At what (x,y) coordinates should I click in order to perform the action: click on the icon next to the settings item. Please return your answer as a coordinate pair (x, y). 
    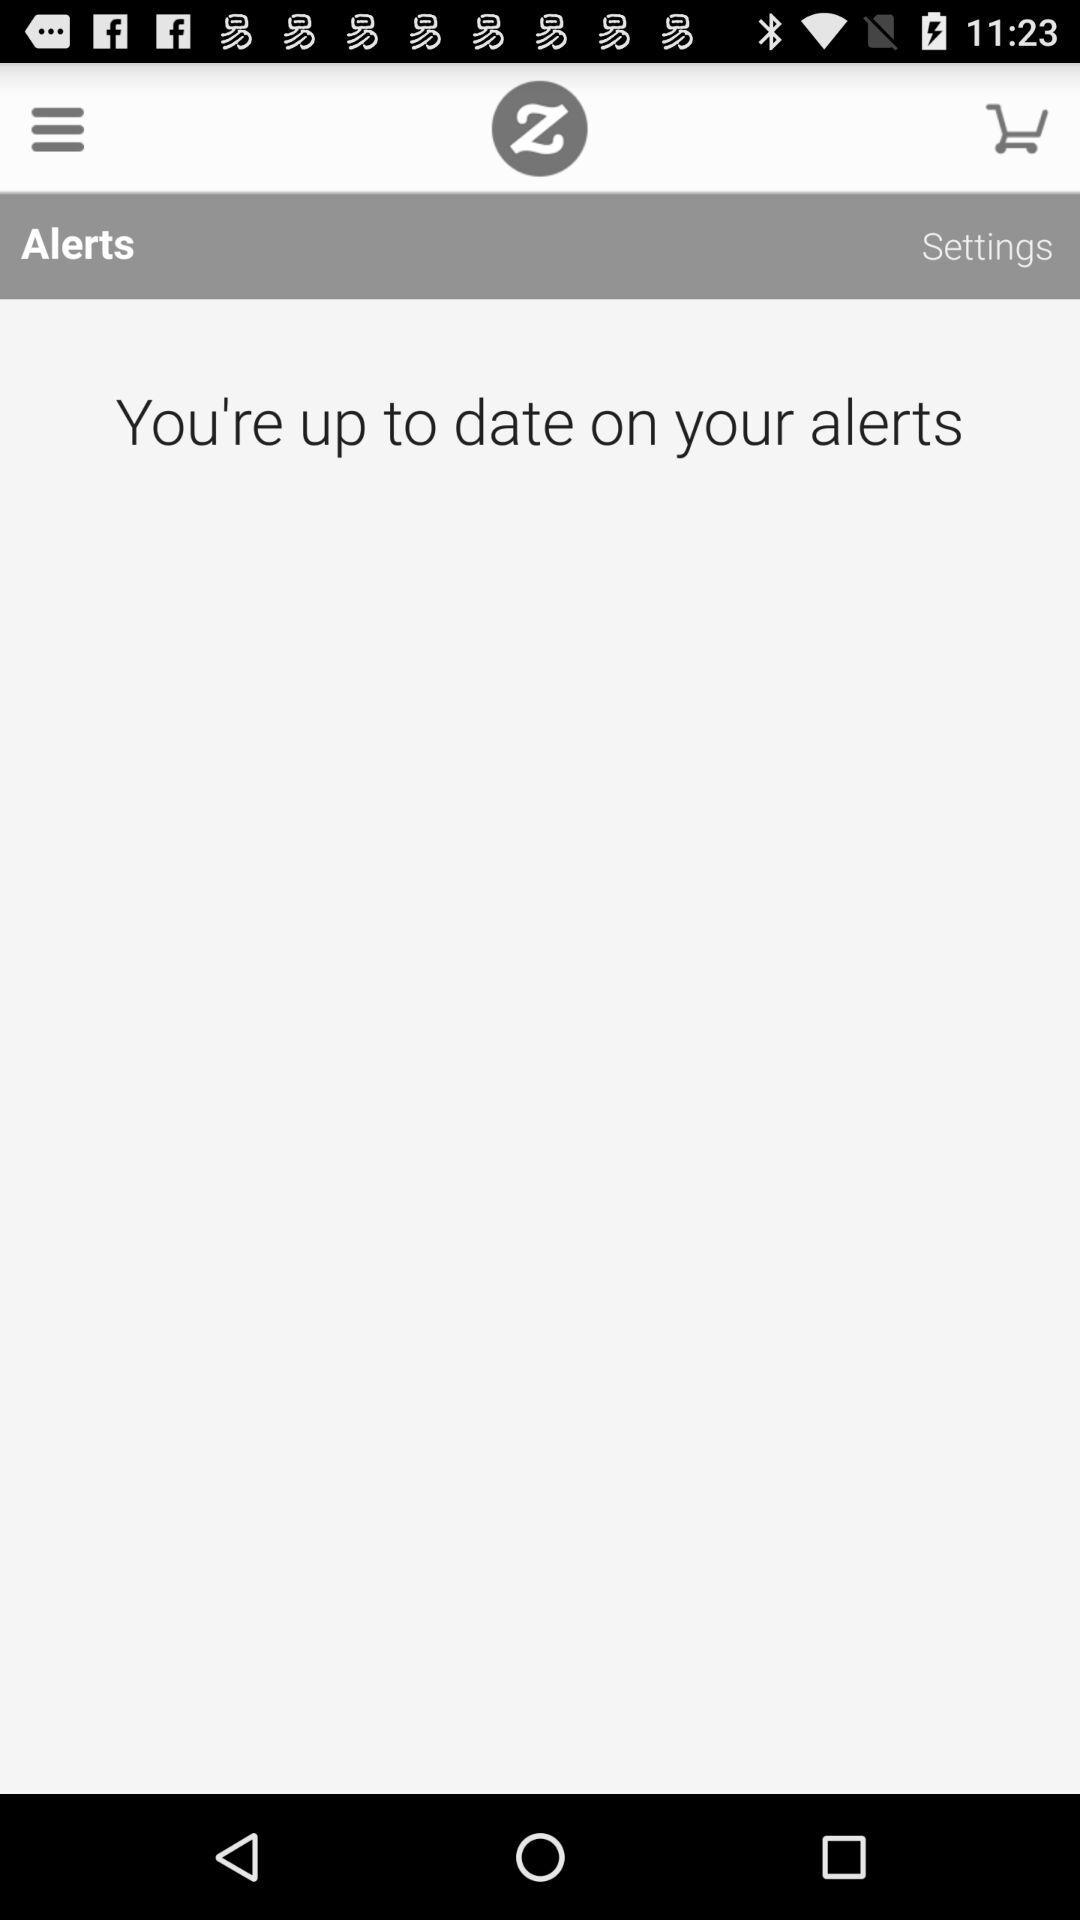
    Looking at the image, I should click on (538, 127).